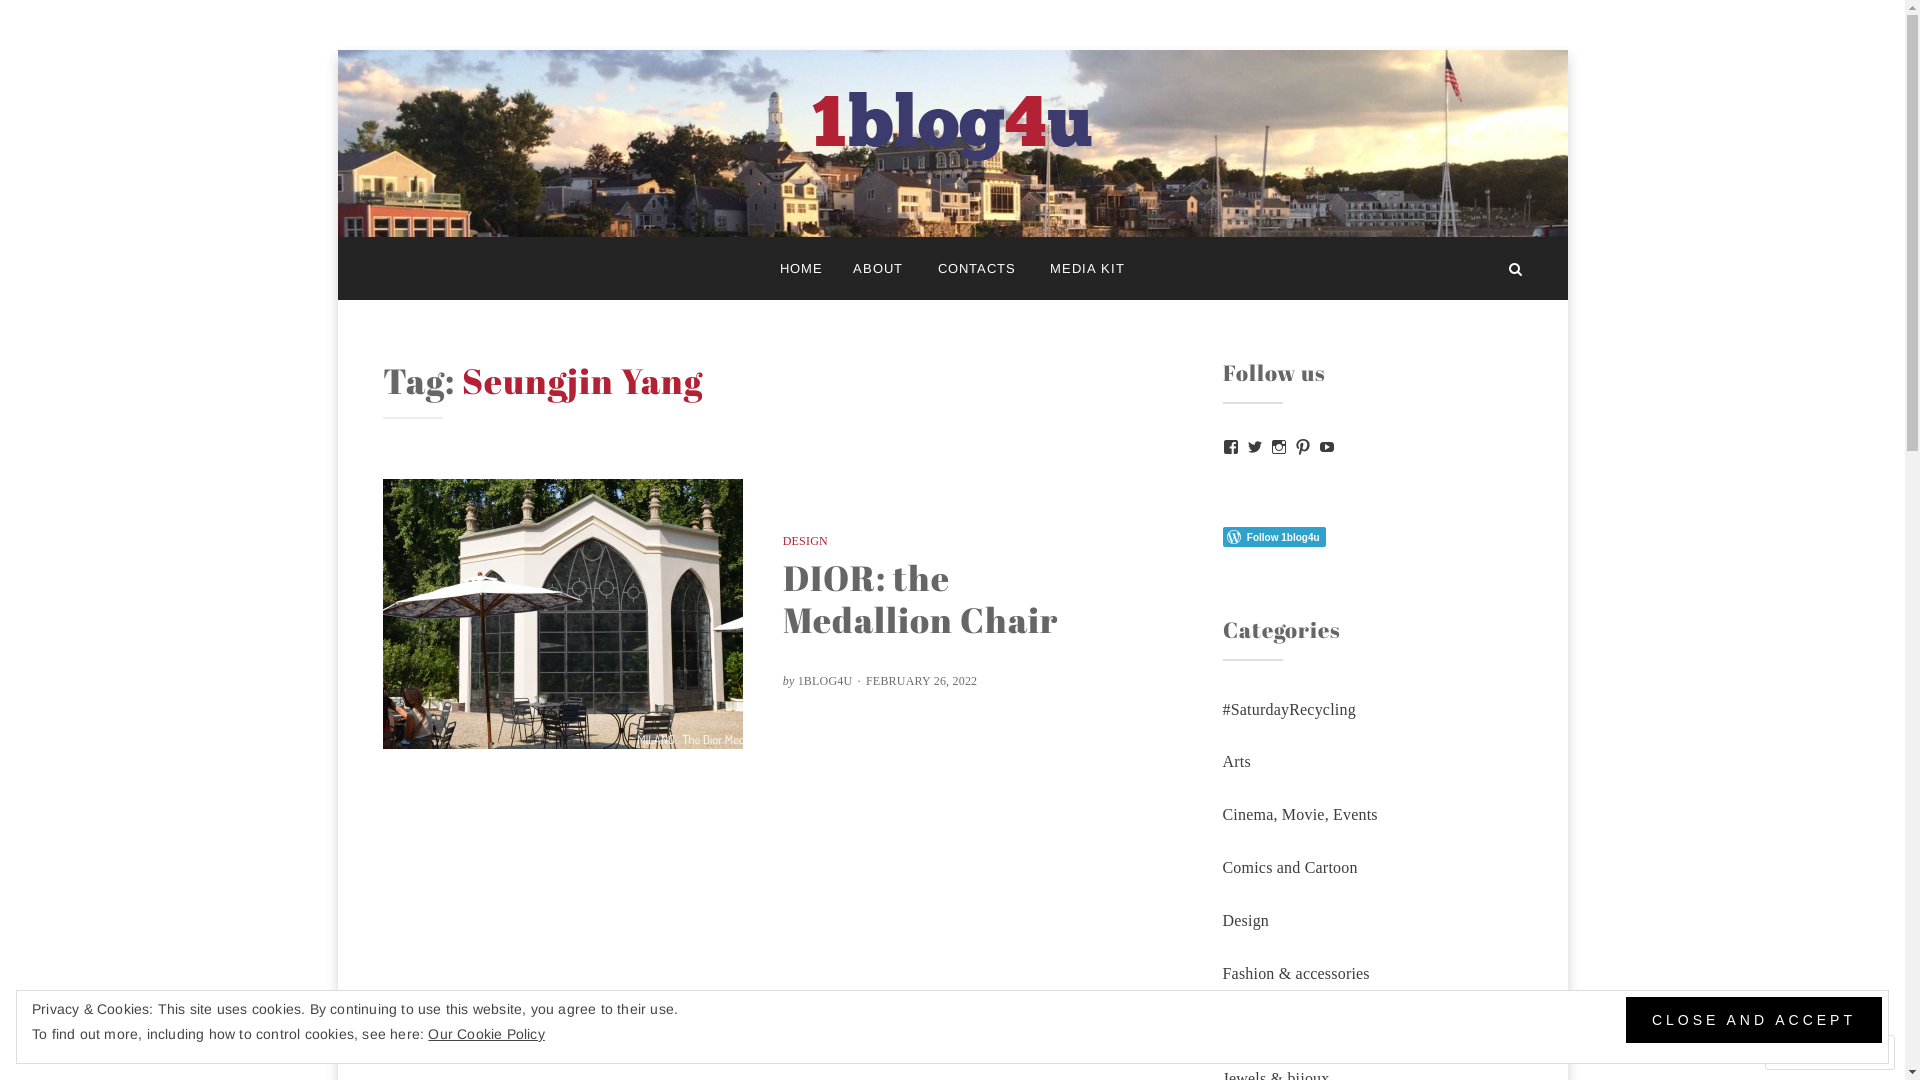  What do you see at coordinates (66, 23) in the screenshot?
I see `'Search'` at bounding box center [66, 23].